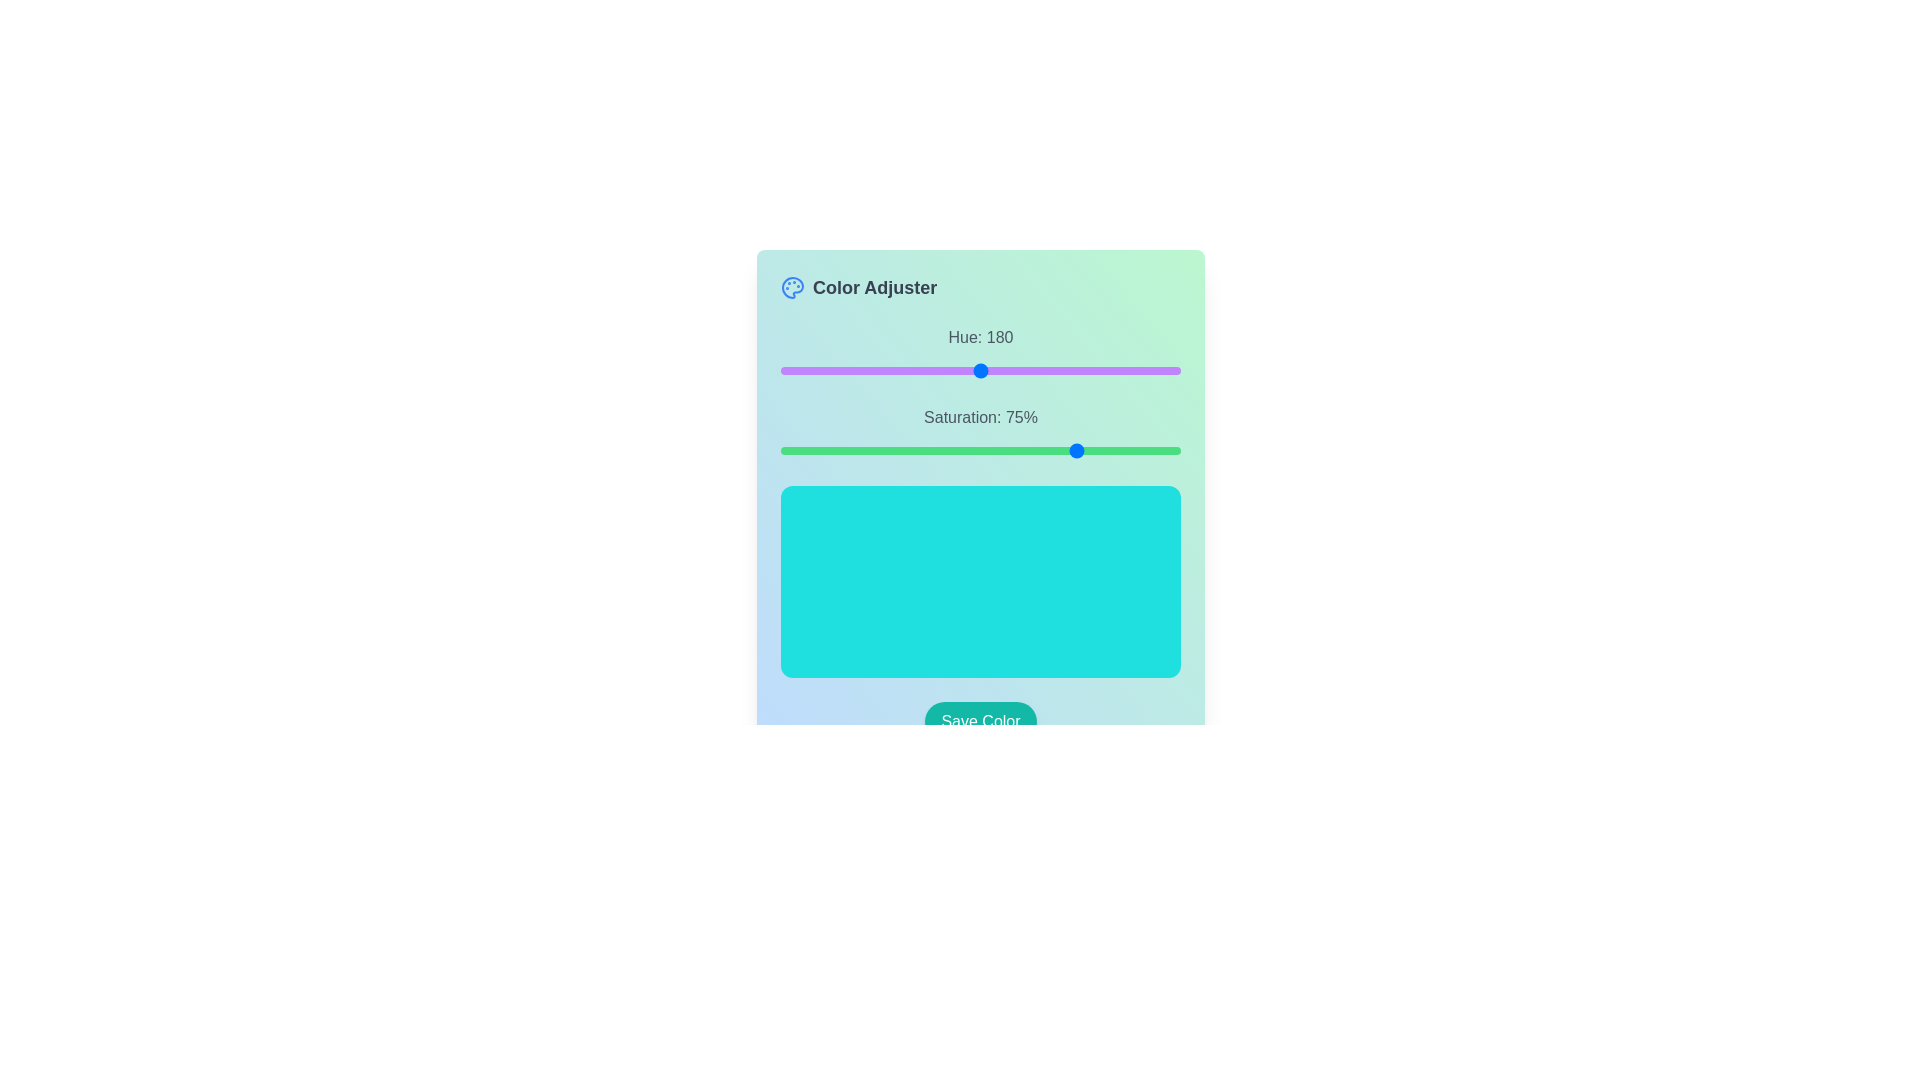  Describe the element at coordinates (1145, 451) in the screenshot. I see `saturation` at that location.